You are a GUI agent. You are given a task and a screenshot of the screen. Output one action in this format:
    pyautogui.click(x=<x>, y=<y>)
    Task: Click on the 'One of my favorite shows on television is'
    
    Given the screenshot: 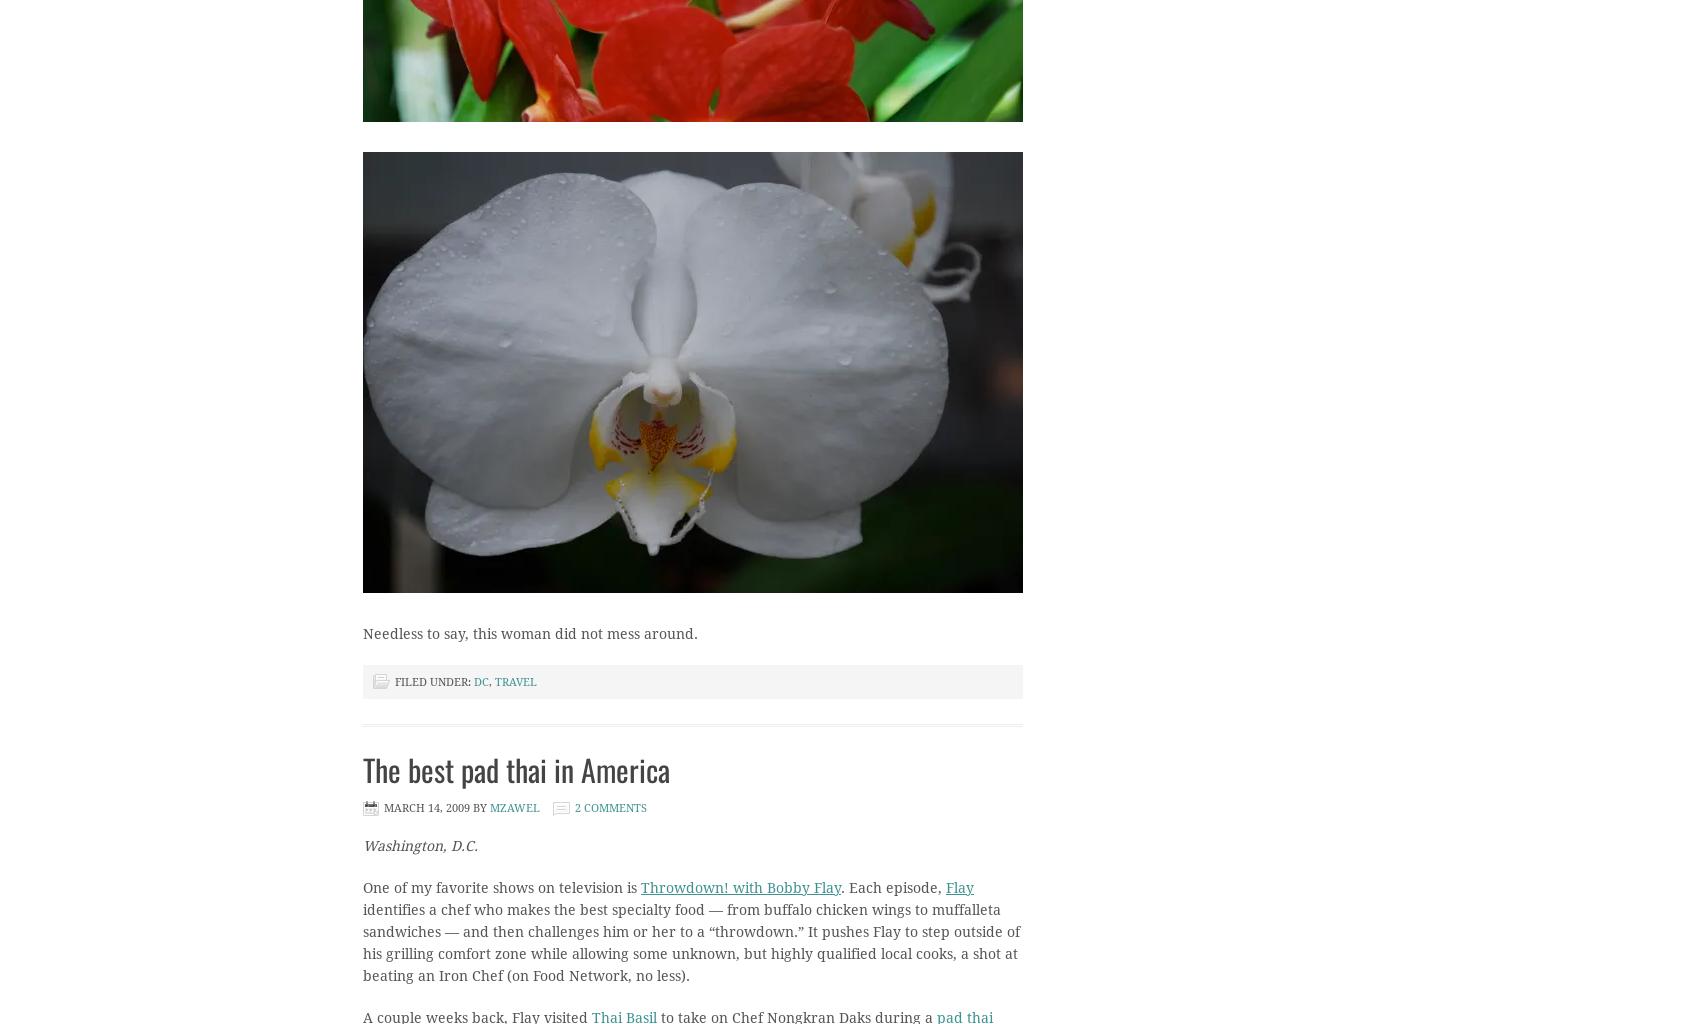 What is the action you would take?
    pyautogui.click(x=501, y=888)
    